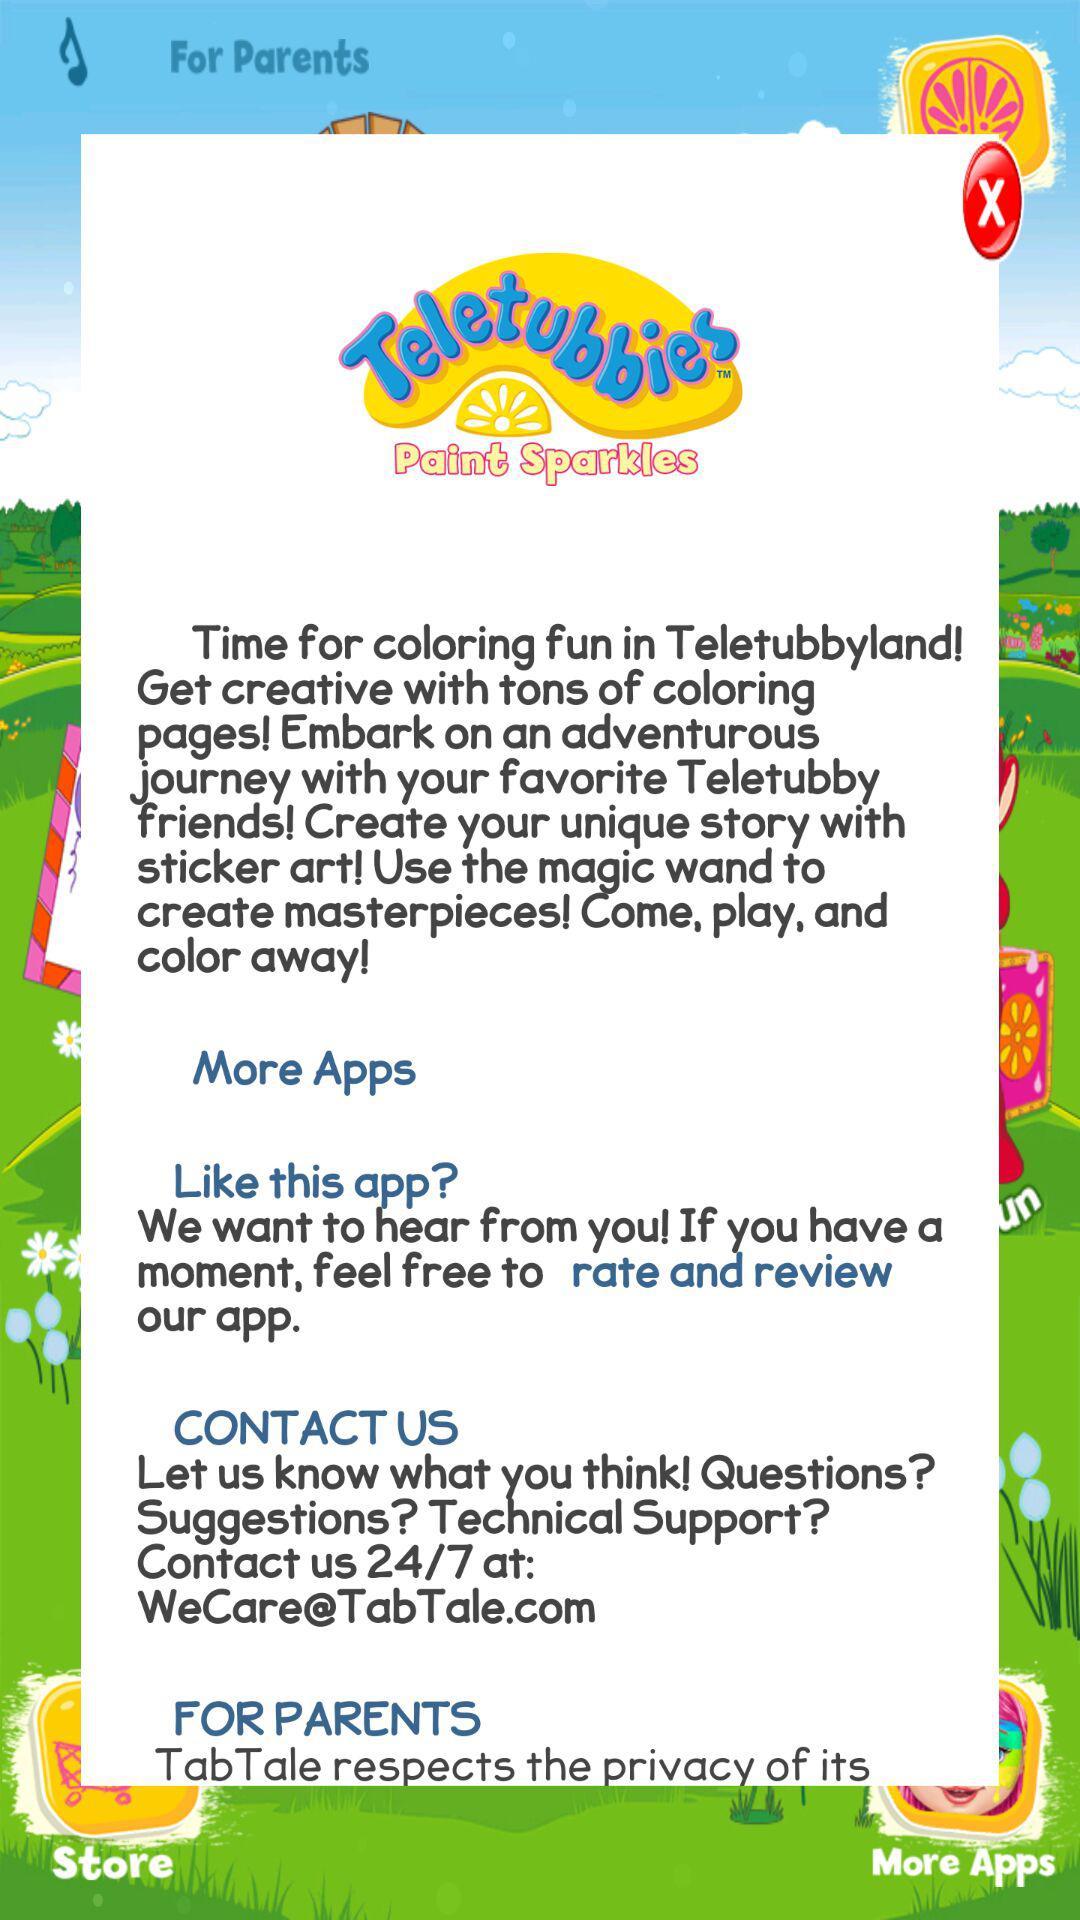  What do you see at coordinates (960, 206) in the screenshot?
I see `close` at bounding box center [960, 206].